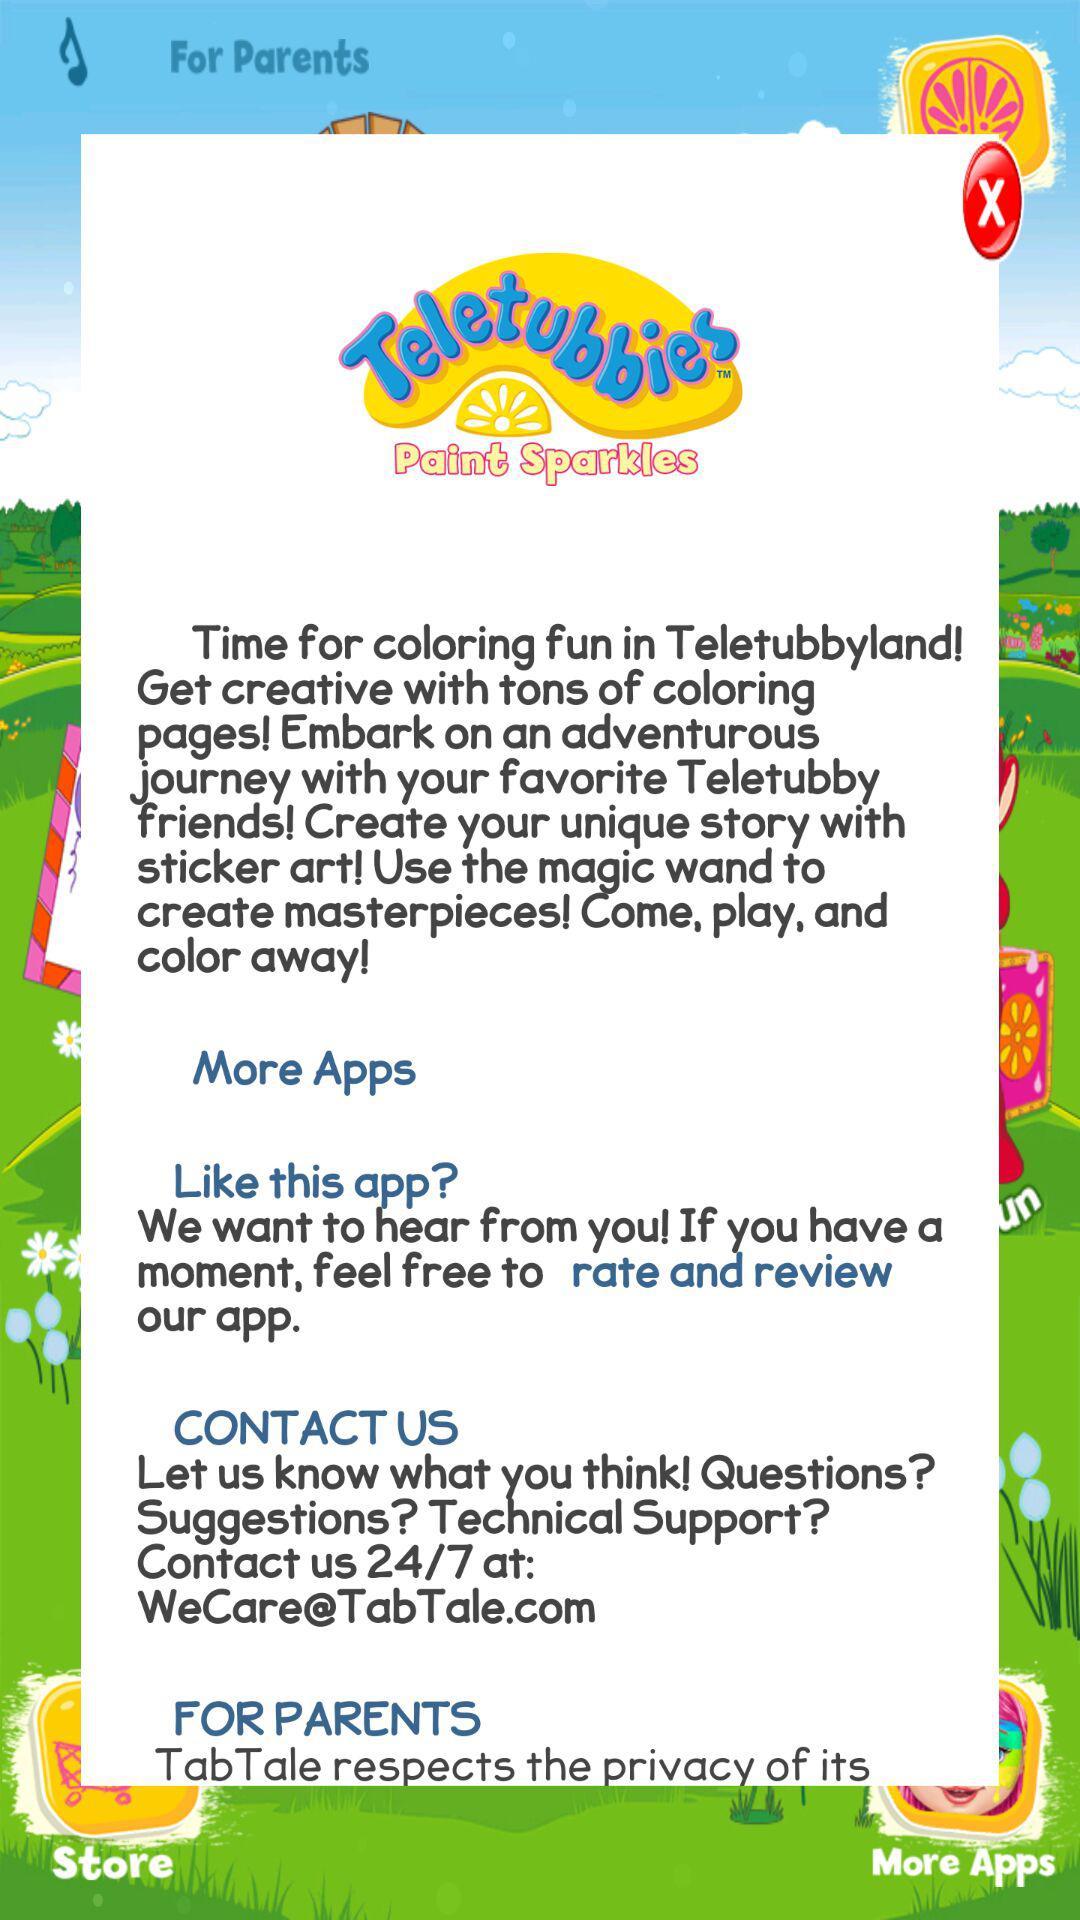  What do you see at coordinates (960, 206) in the screenshot?
I see `close` at bounding box center [960, 206].